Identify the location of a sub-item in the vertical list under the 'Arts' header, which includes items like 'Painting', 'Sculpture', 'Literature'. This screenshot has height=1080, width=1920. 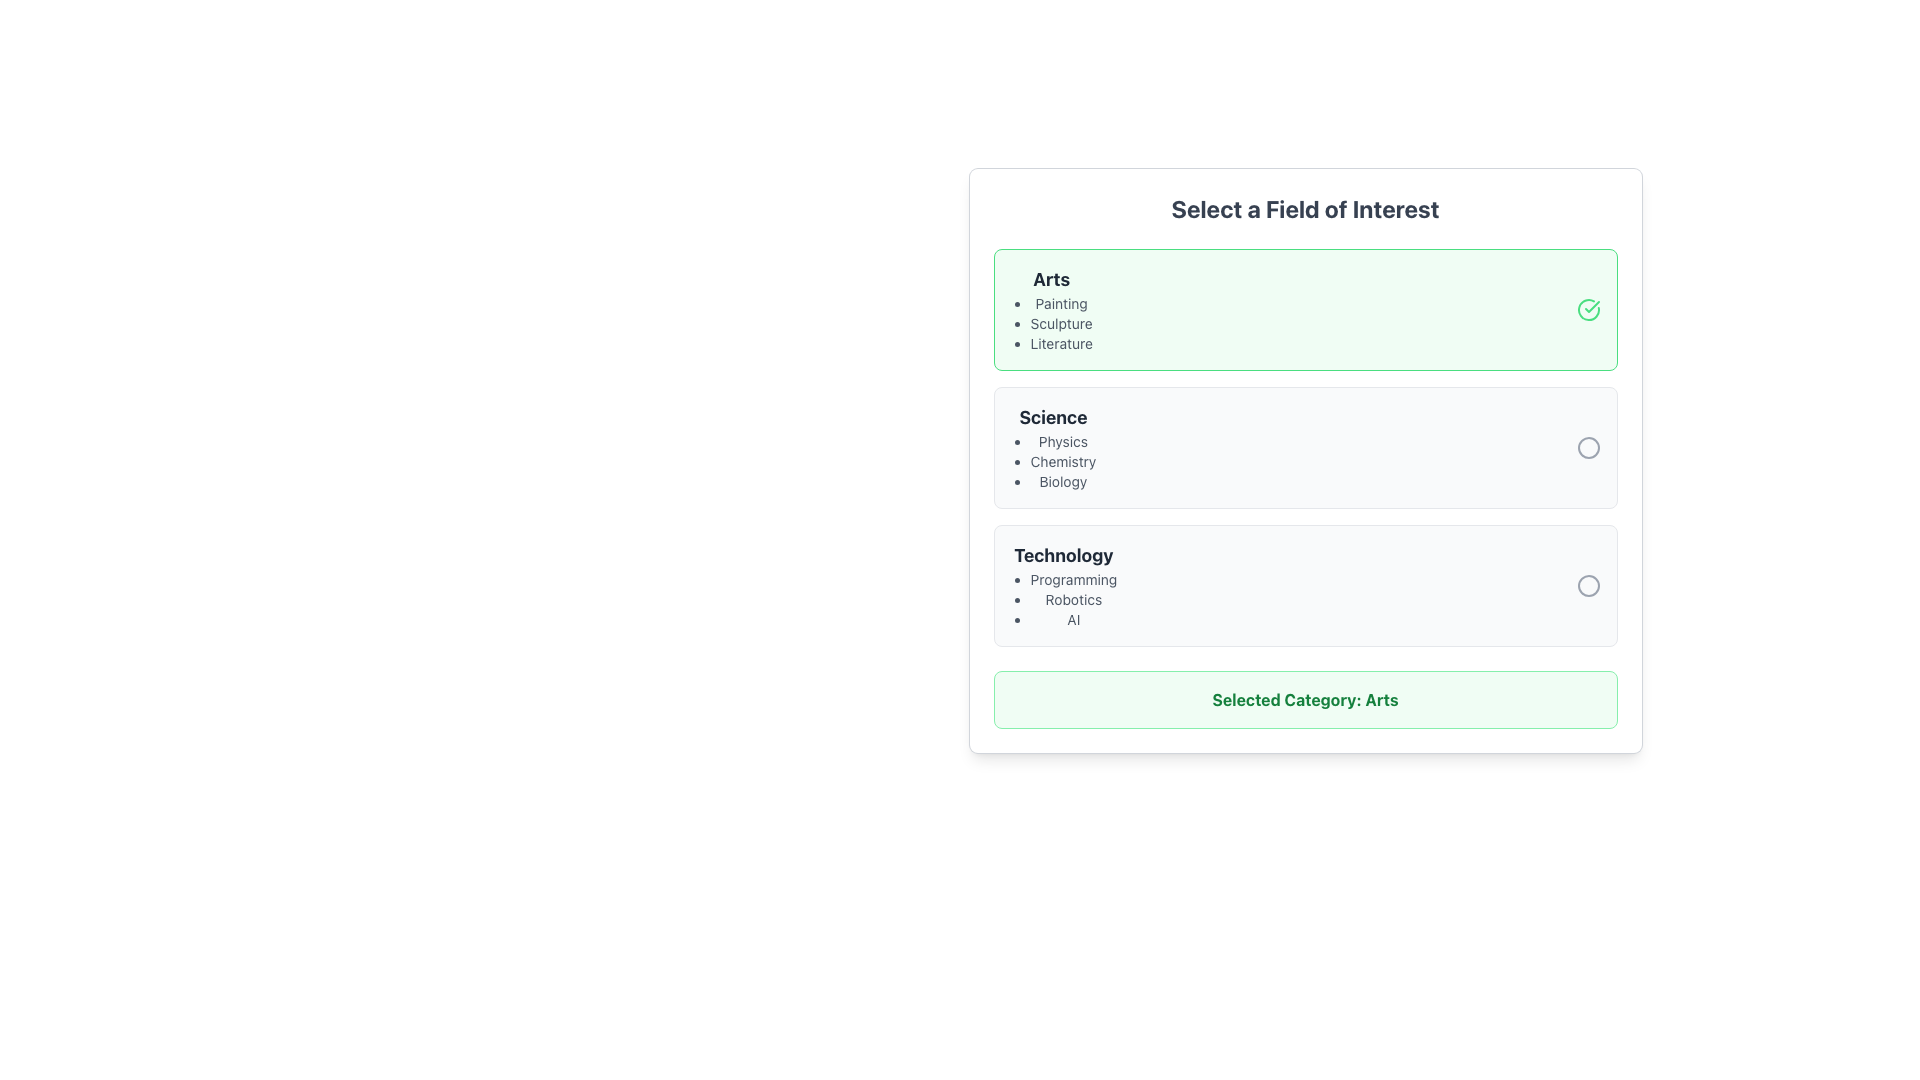
(1050, 309).